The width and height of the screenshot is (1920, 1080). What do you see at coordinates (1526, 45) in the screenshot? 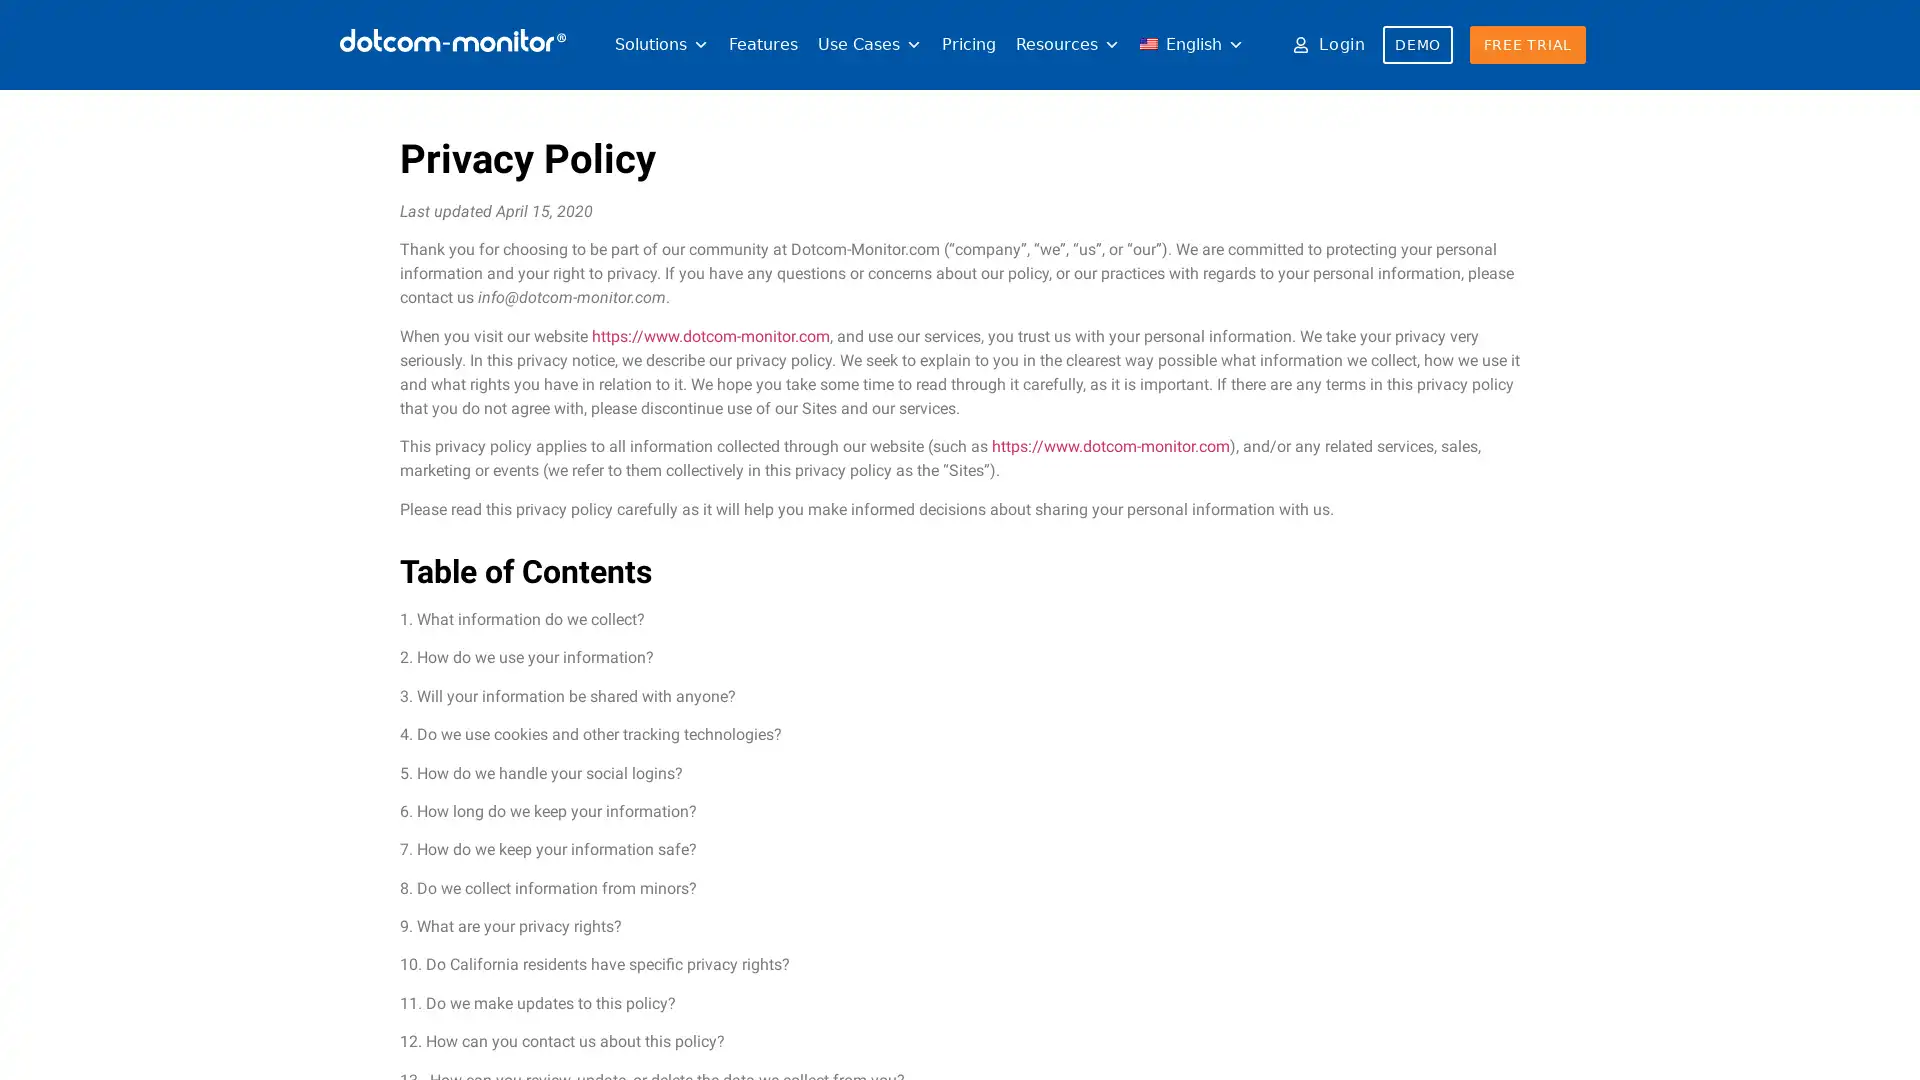
I see `FREE TRIAL` at bounding box center [1526, 45].